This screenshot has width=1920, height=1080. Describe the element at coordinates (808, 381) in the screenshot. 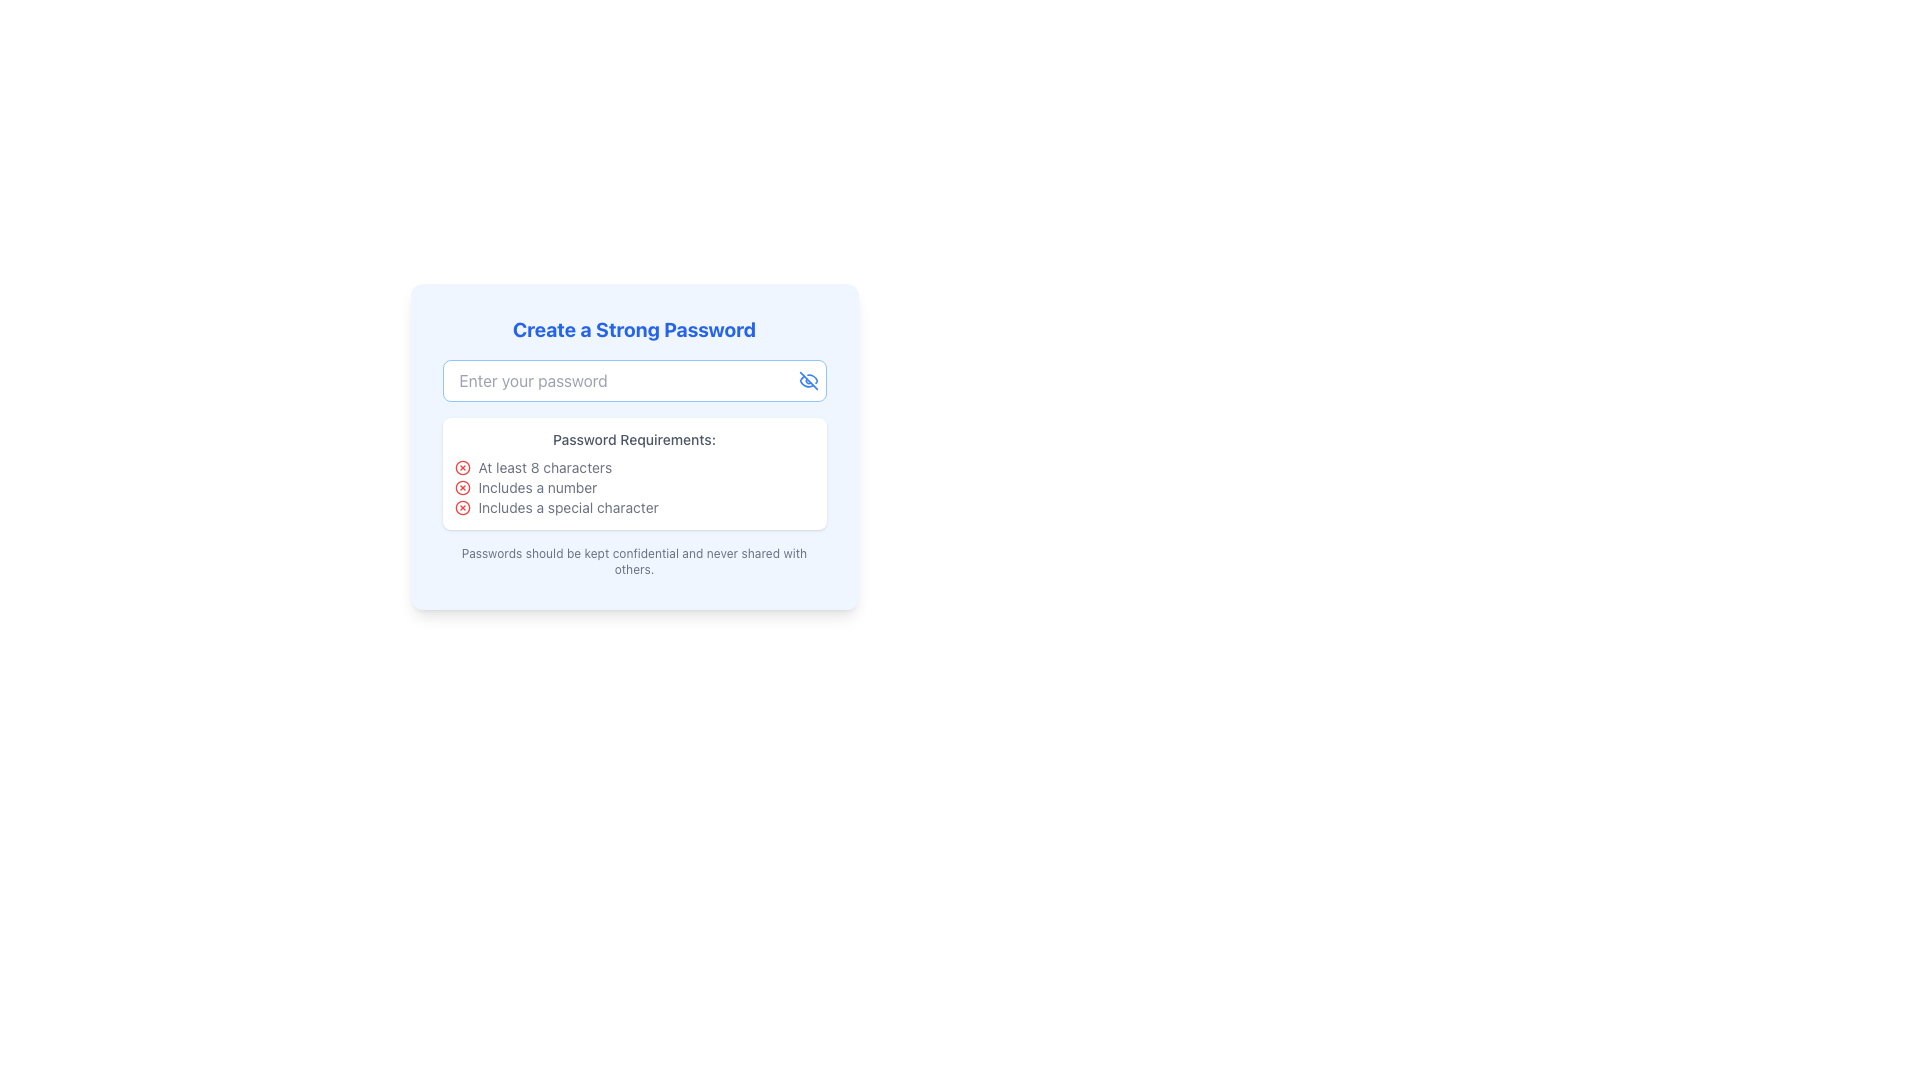

I see `the Visibility Toggle Icon located near the right side of the password input field` at that location.